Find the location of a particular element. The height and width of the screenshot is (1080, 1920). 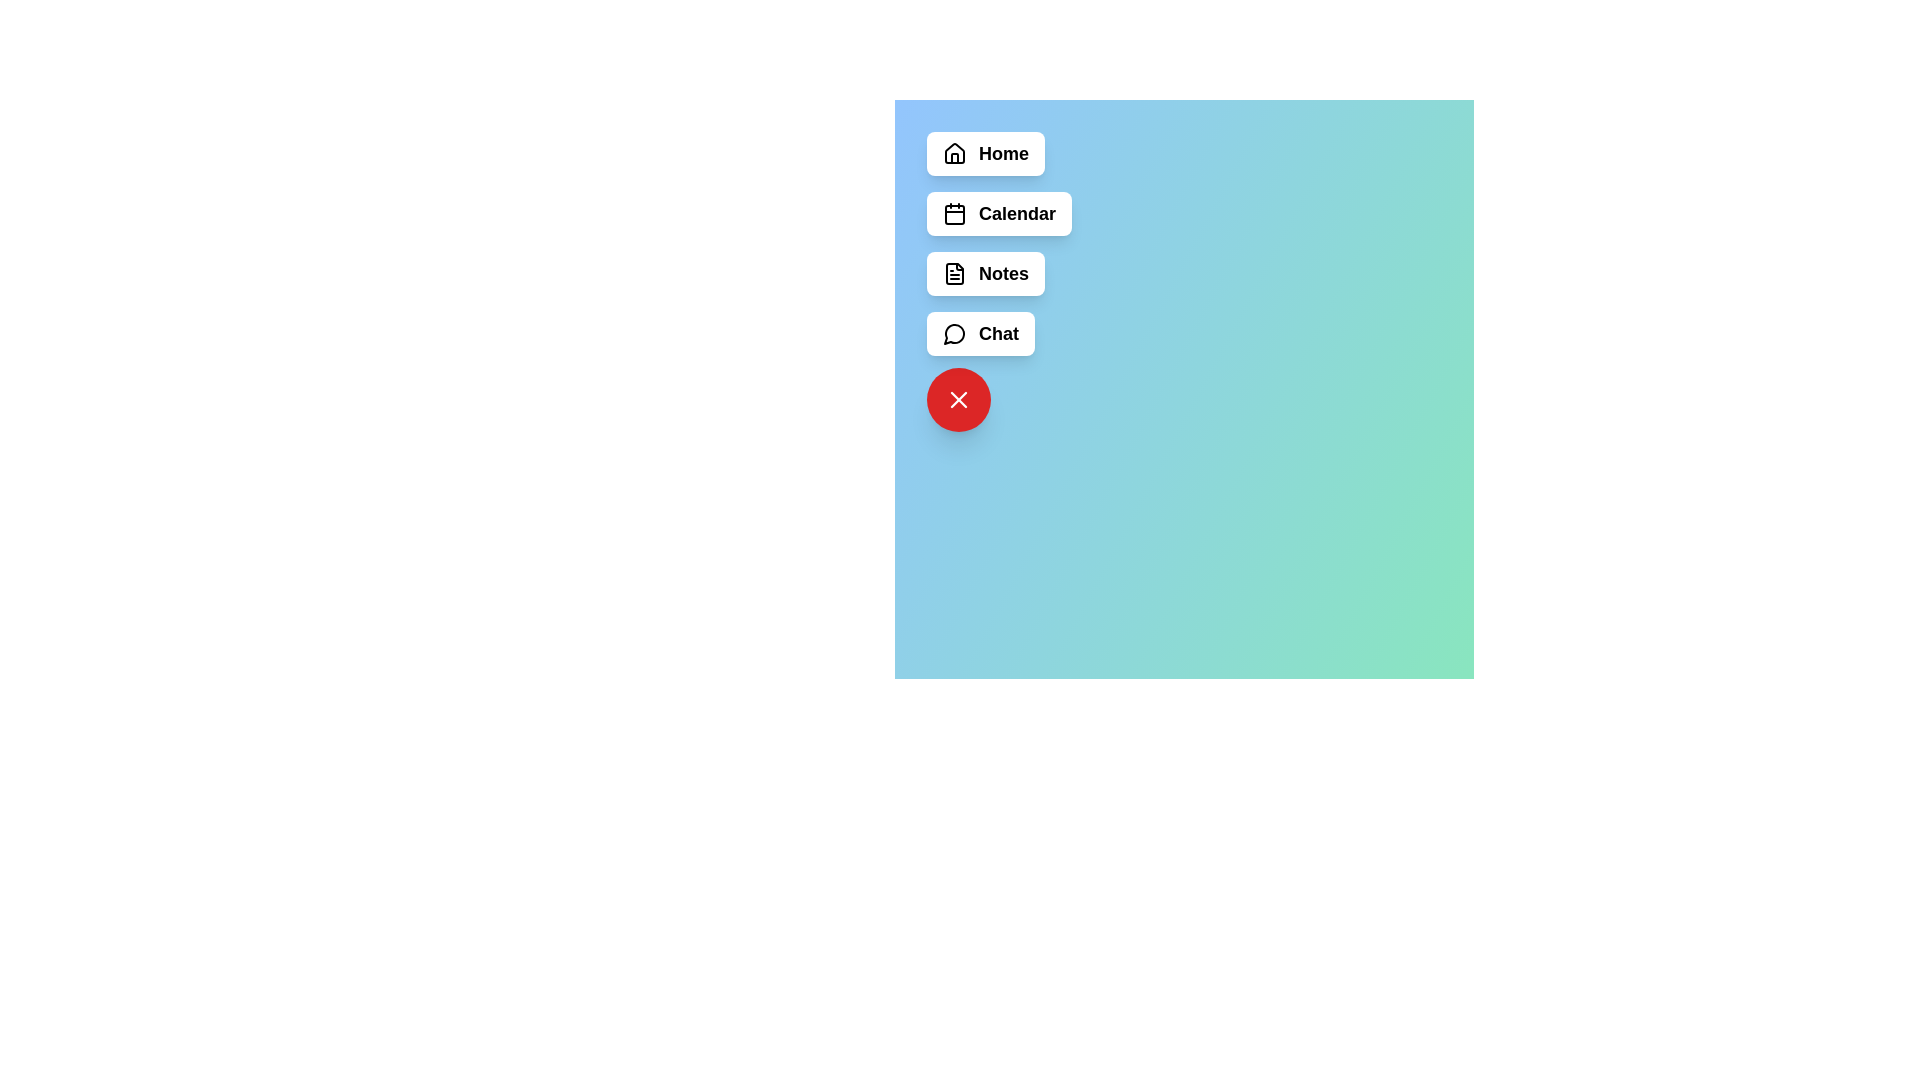

the menu button labeled Home to observe its hover effect is located at coordinates (985, 153).